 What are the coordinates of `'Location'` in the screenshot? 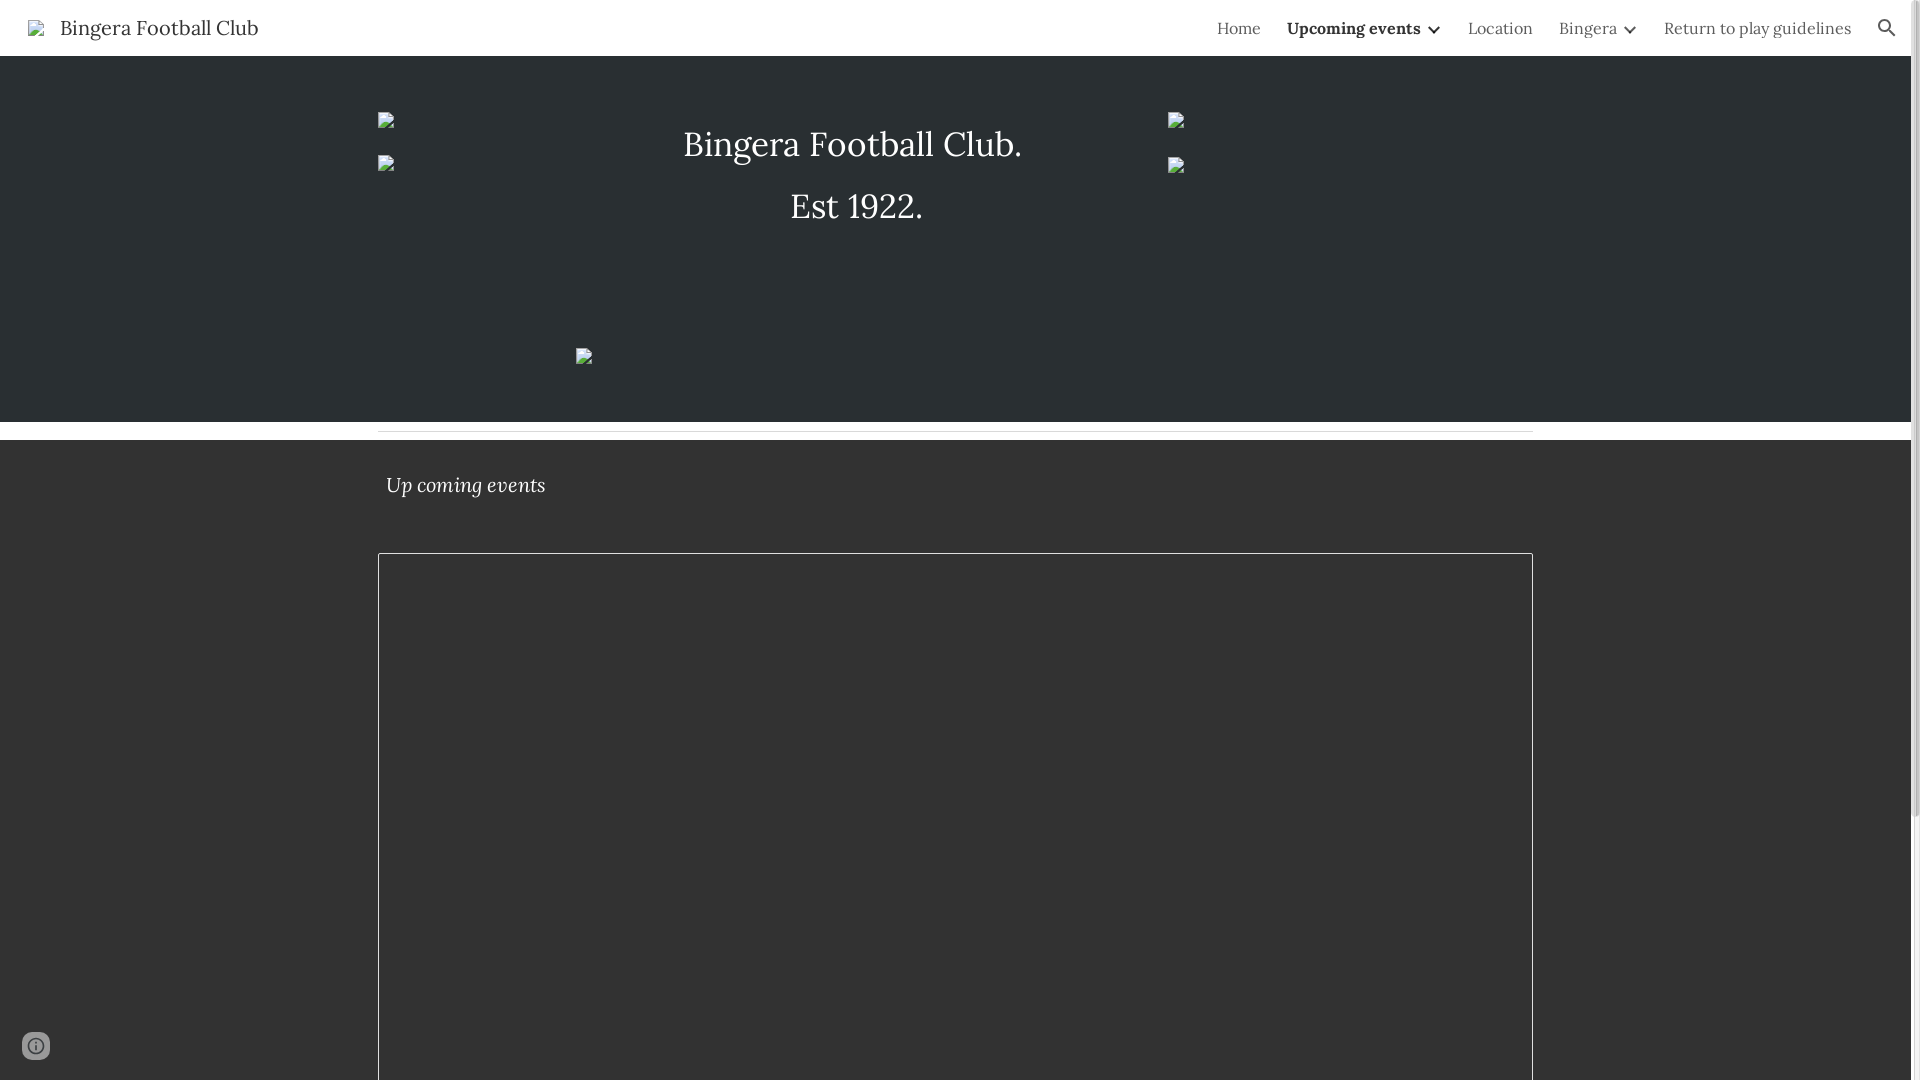 It's located at (1500, 27).